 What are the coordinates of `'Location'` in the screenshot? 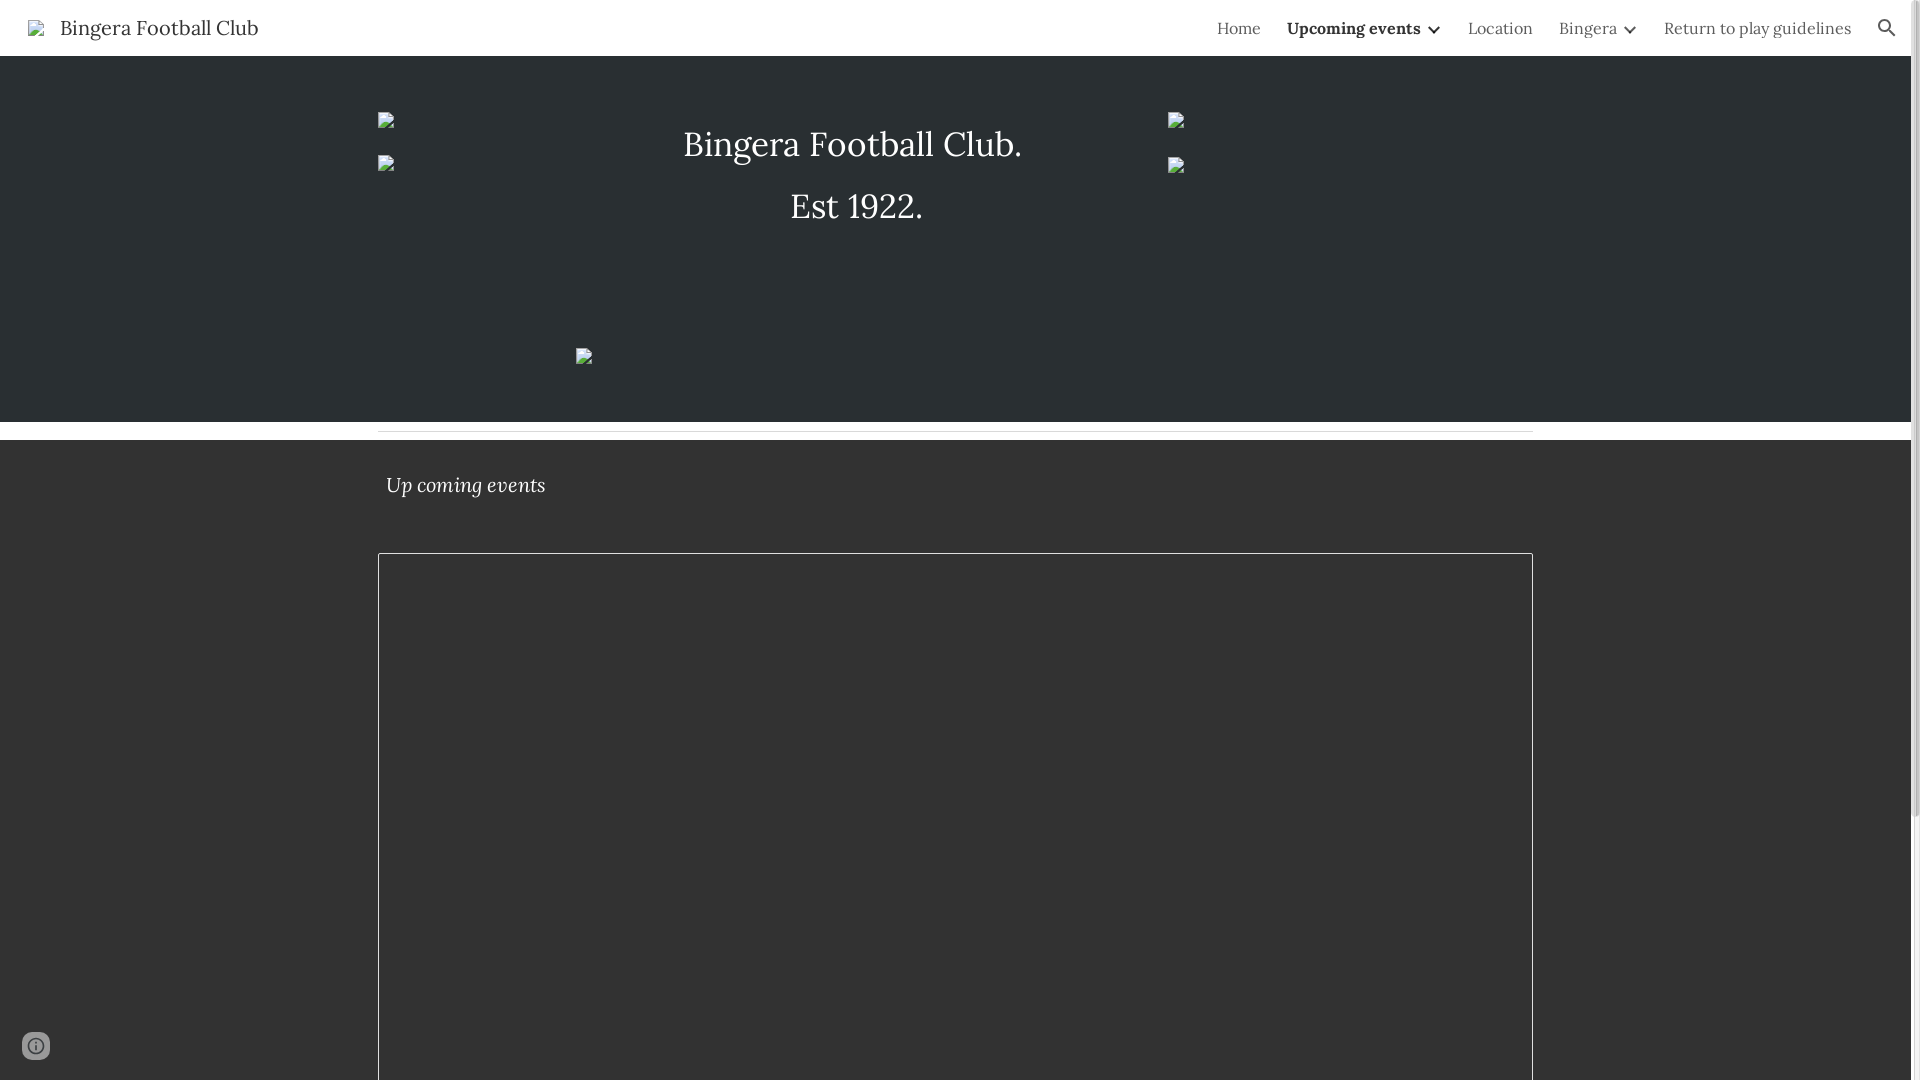 It's located at (1500, 27).